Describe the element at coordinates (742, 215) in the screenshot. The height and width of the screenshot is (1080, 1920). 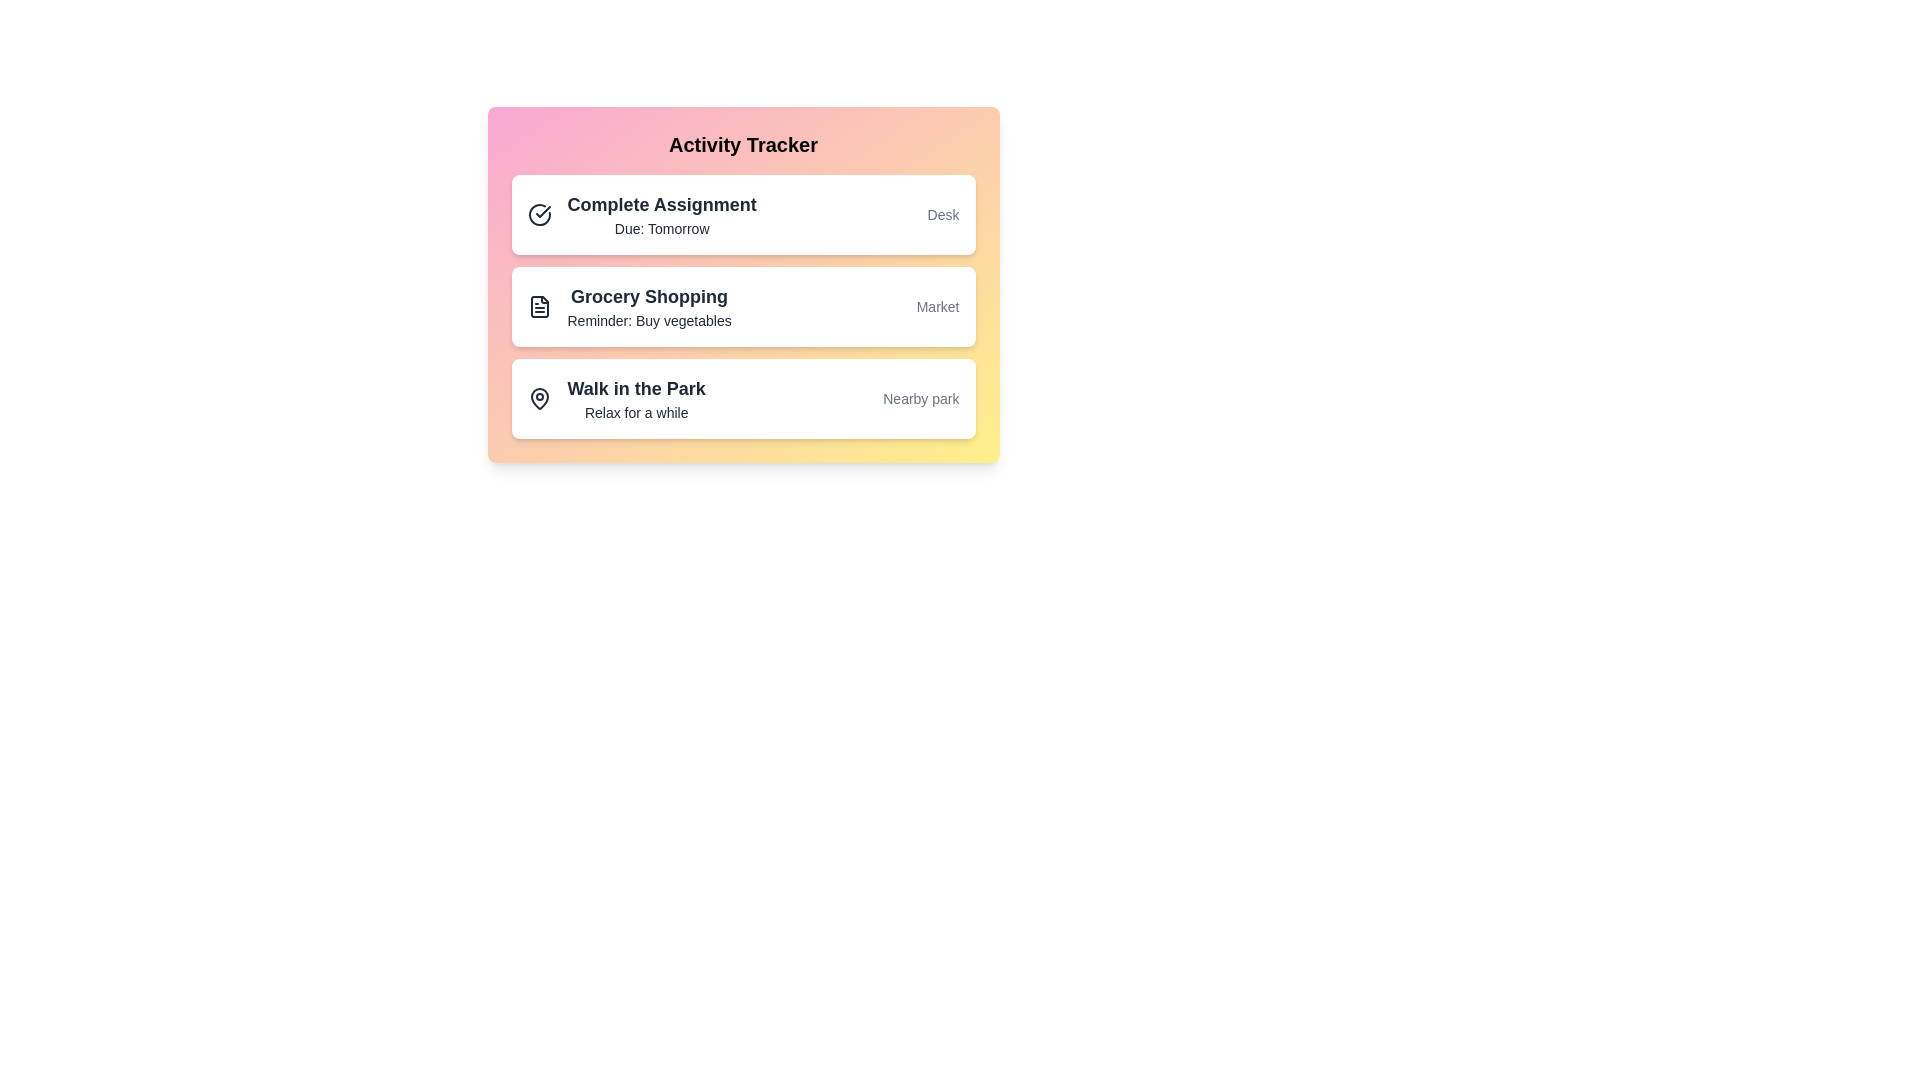
I see `the item Complete Assignment in the list` at that location.